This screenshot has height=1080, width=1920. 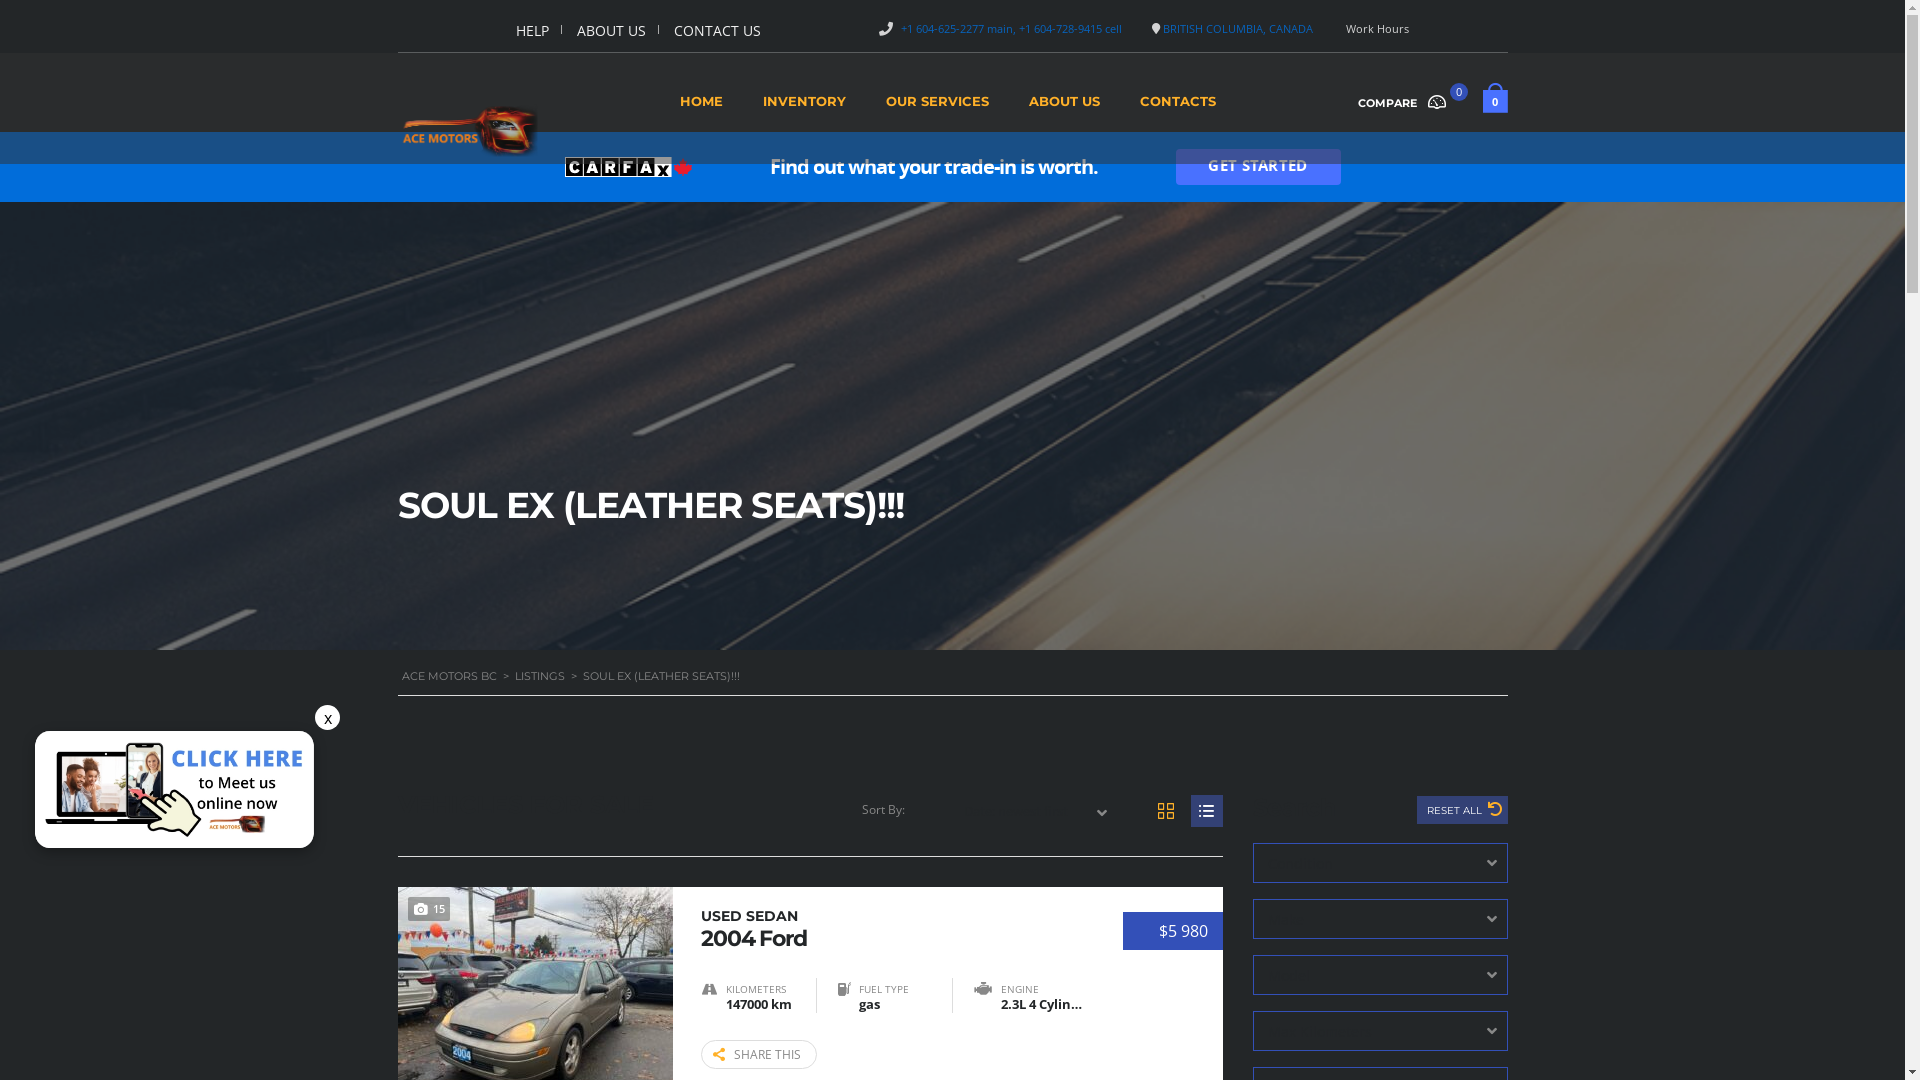 I want to click on 'OUR SERVICES', so click(x=936, y=107).